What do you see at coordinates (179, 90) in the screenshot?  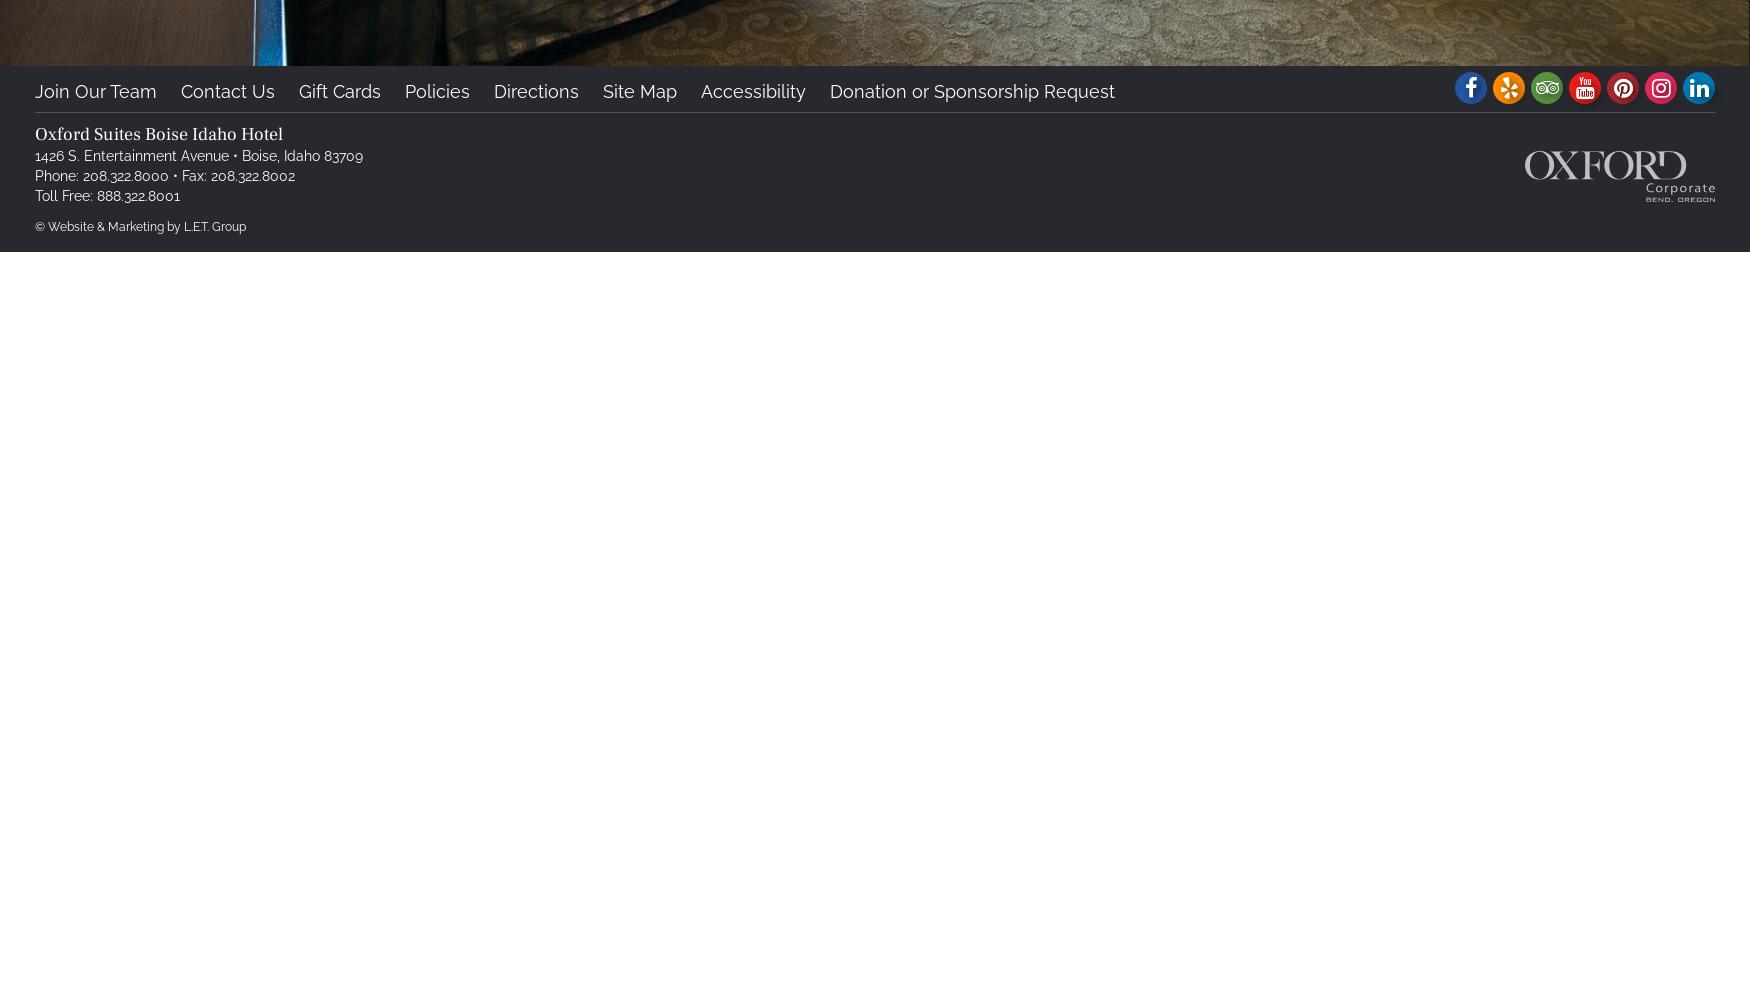 I see `'Contact Us'` at bounding box center [179, 90].